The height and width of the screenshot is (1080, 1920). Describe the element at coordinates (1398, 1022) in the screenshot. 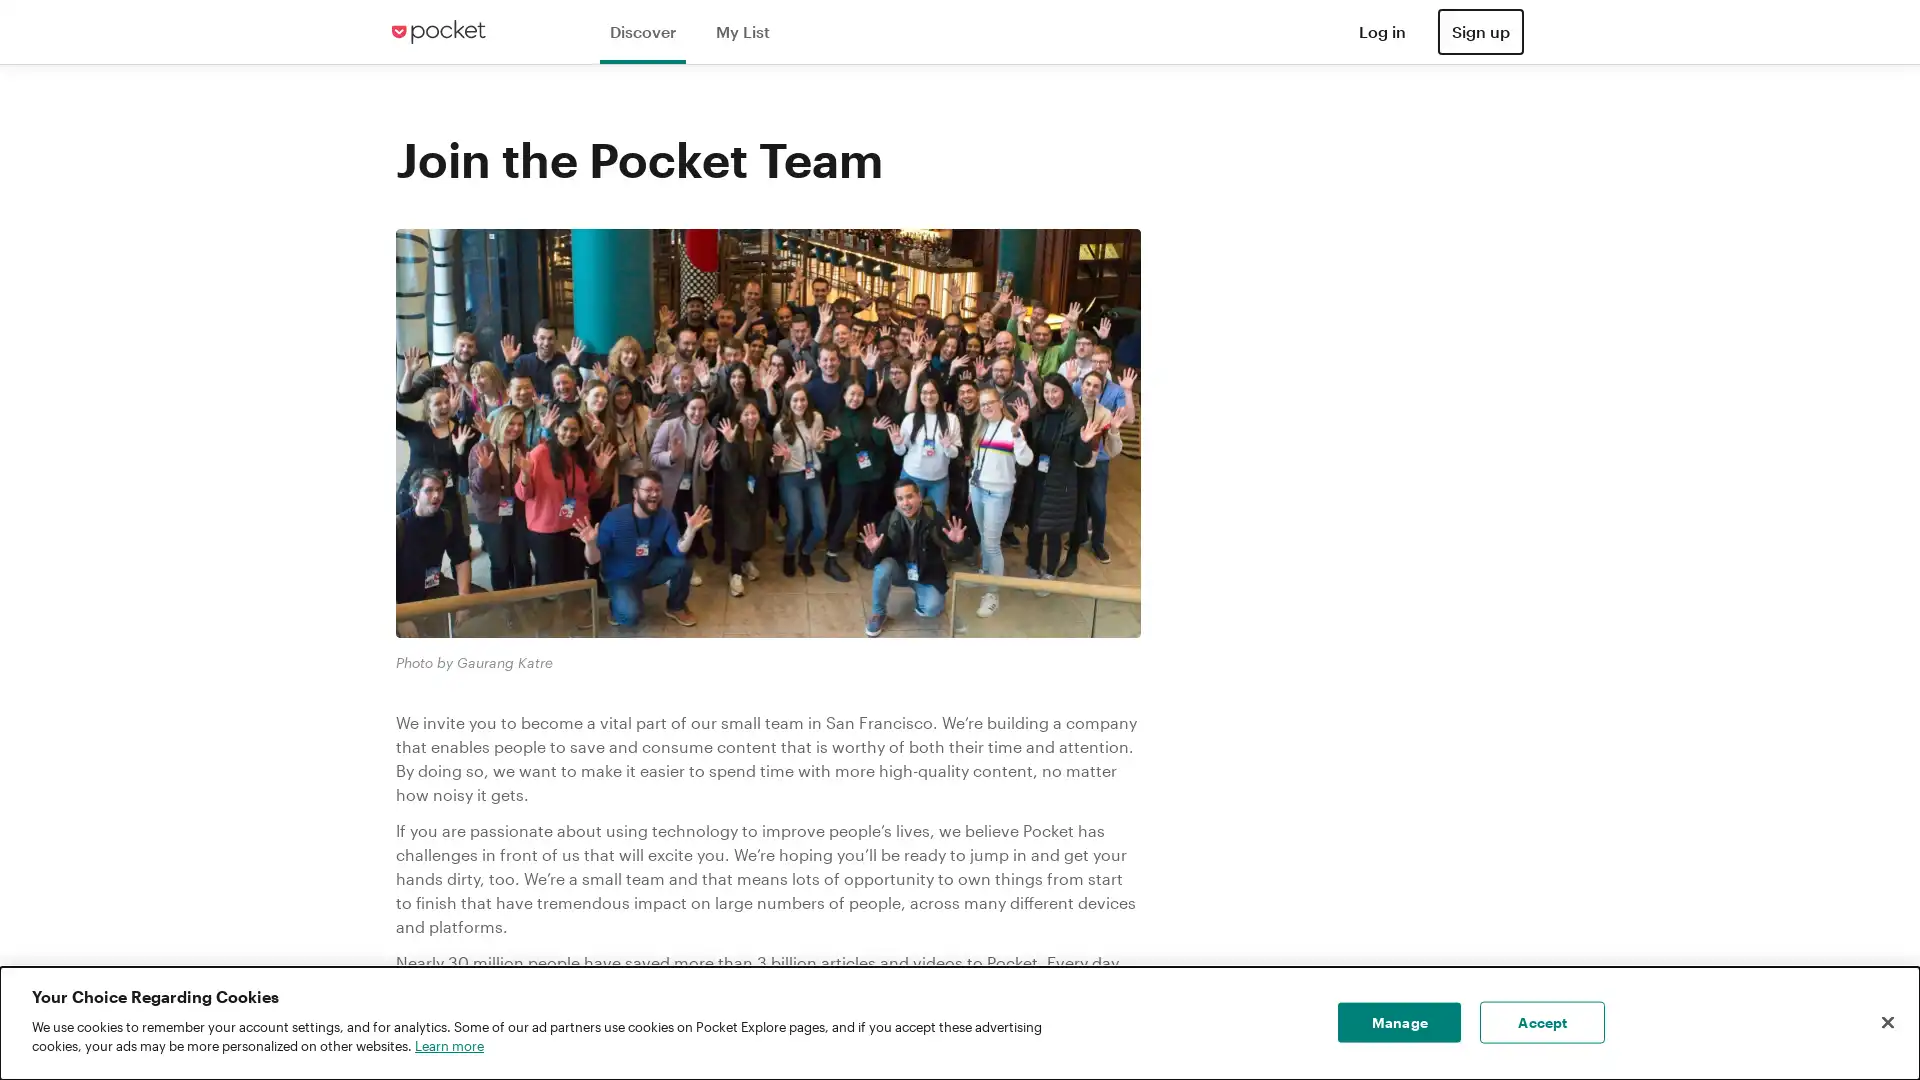

I see `Manage` at that location.